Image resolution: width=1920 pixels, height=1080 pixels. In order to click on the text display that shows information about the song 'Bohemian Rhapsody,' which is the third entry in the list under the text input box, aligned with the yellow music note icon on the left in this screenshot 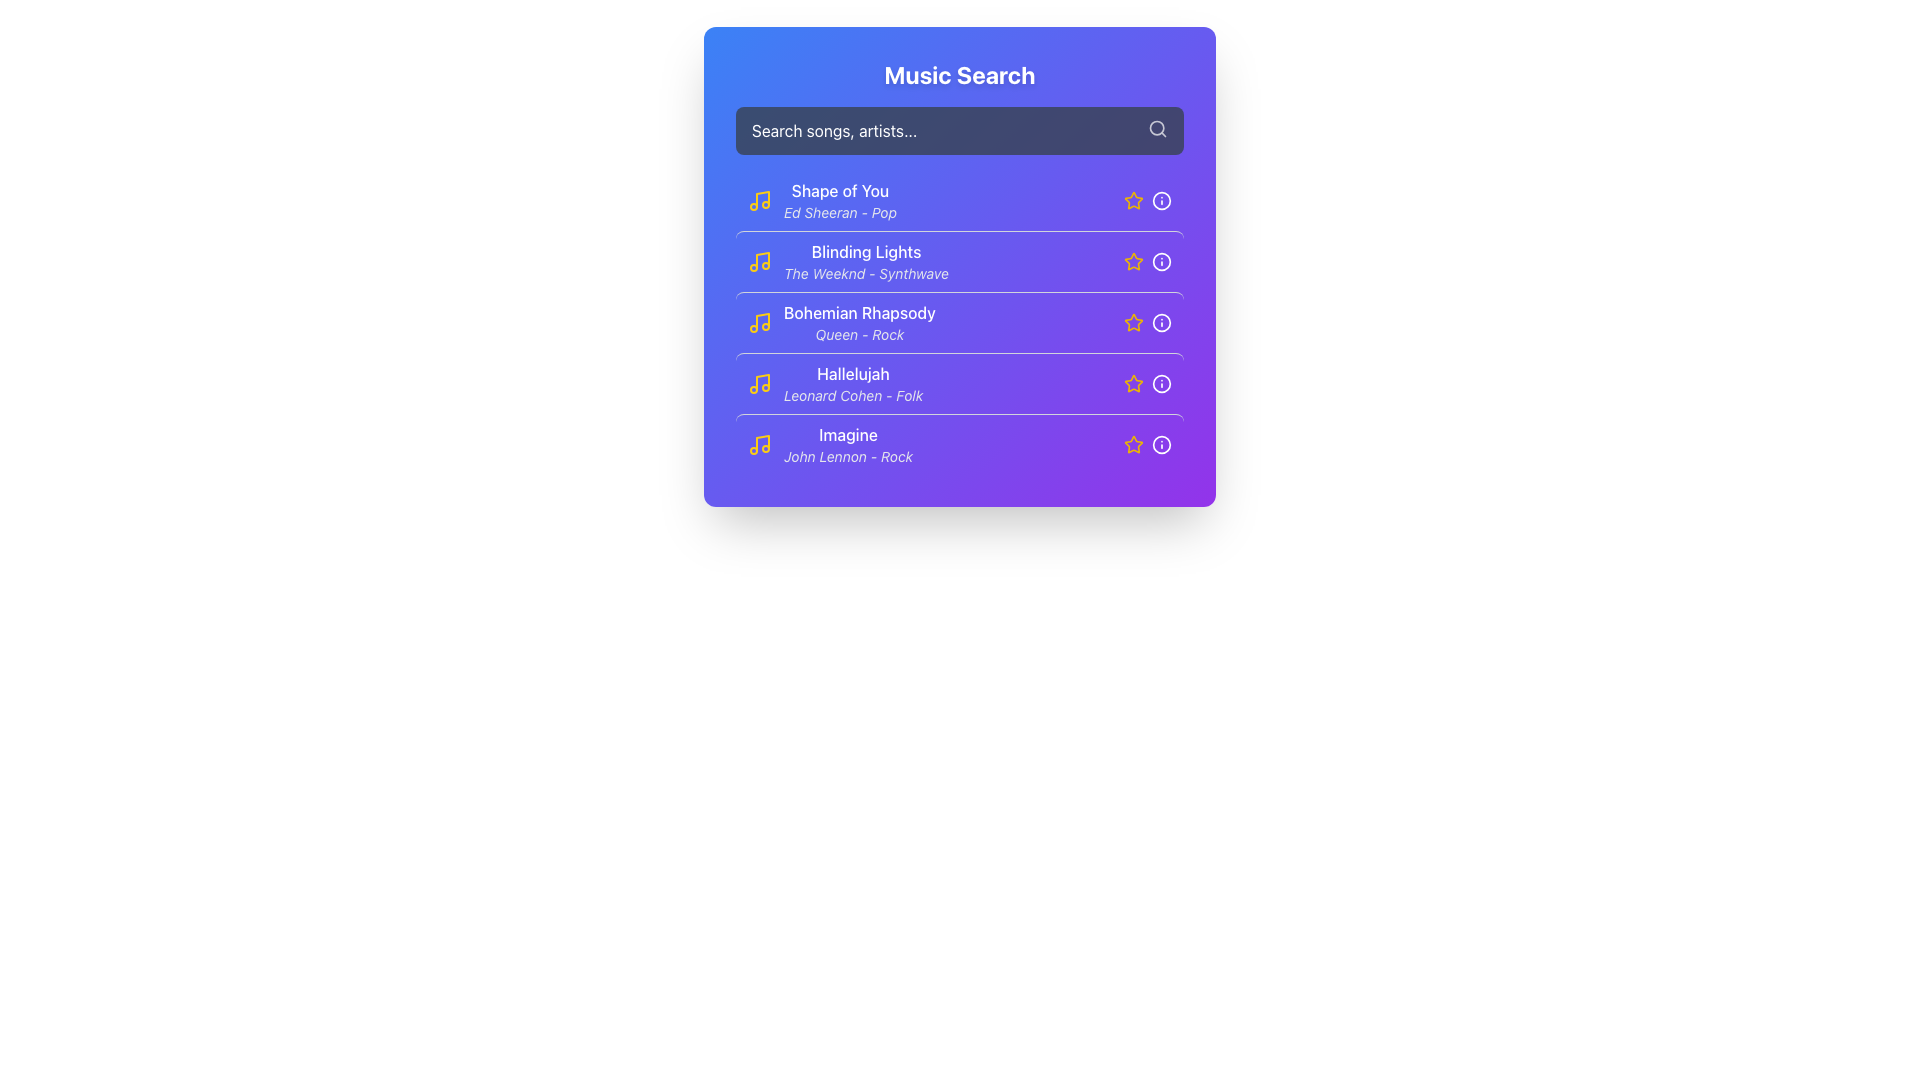, I will do `click(859, 322)`.